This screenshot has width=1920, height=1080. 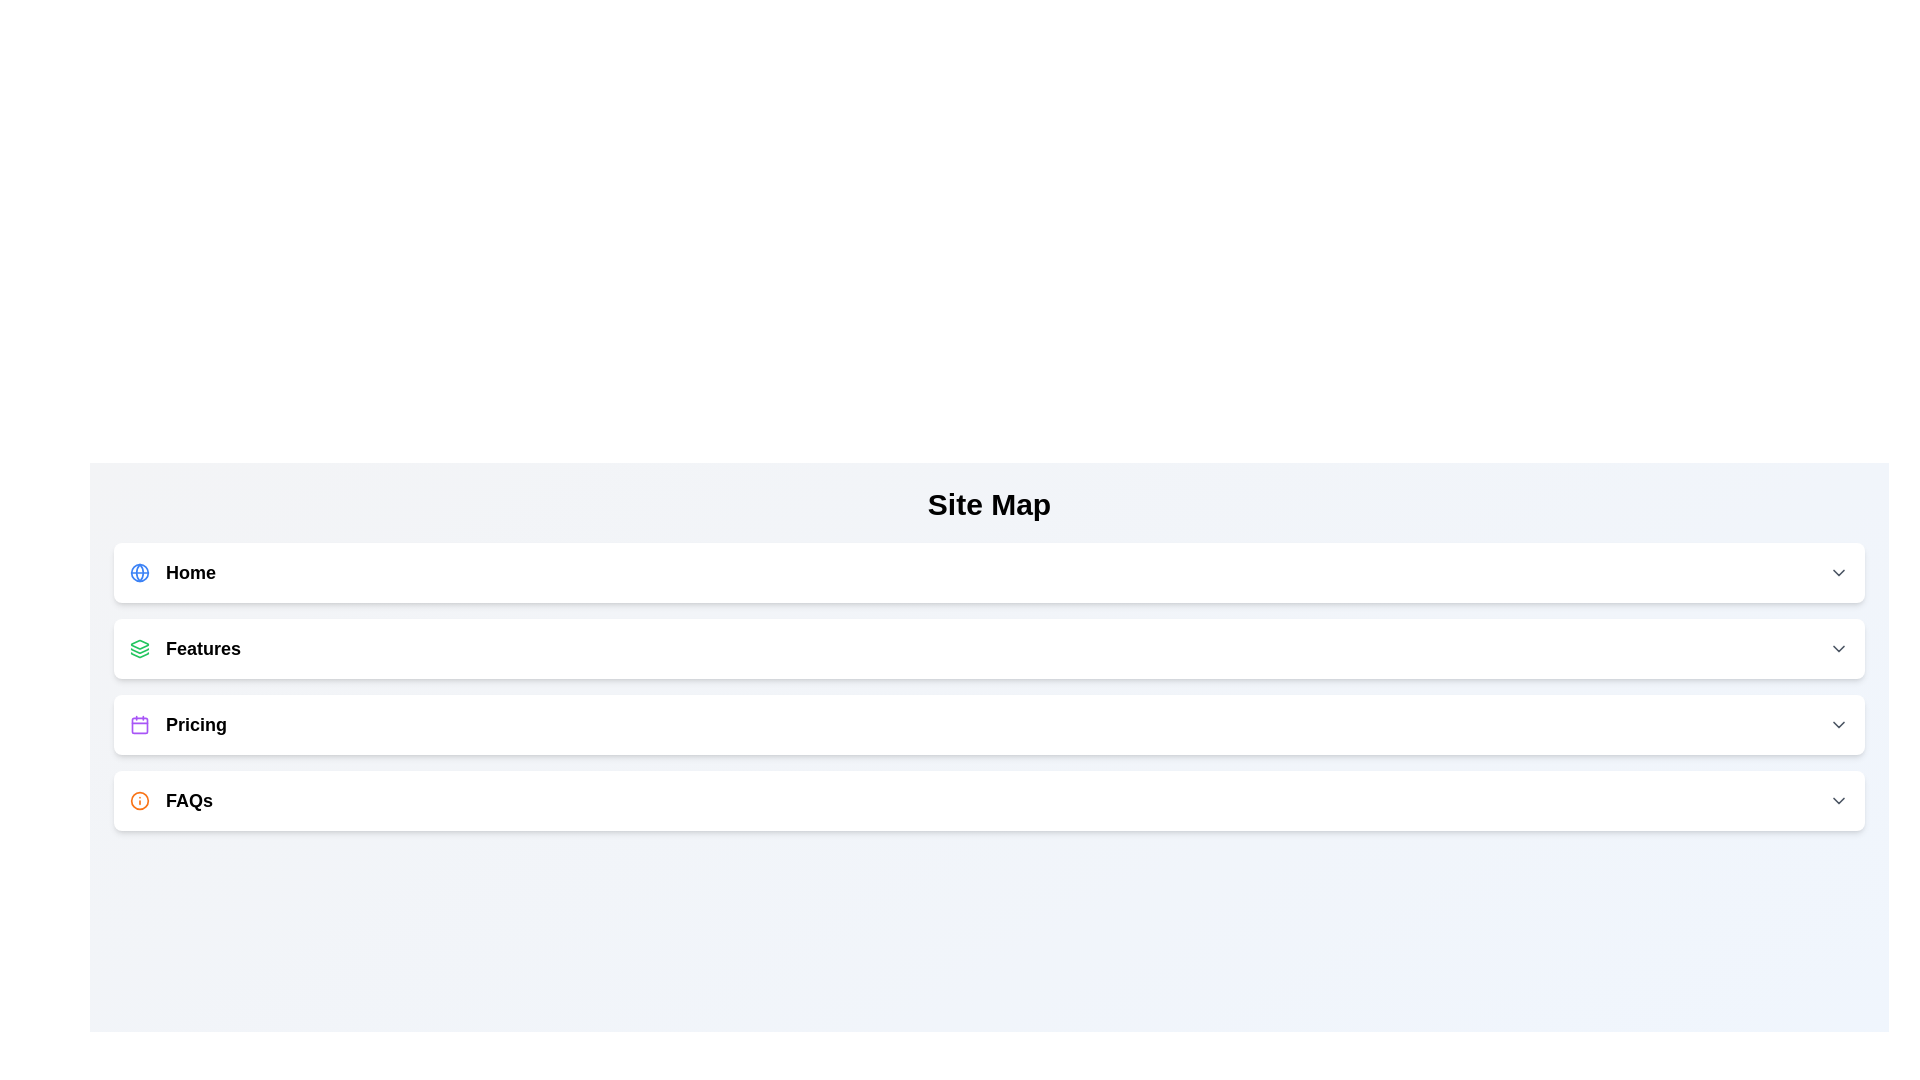 What do you see at coordinates (178, 725) in the screenshot?
I see `the 'Pricing' button-like text with a calendar icon, which is the third item in the vertical list of options, located between 'Features' and 'FAQs'` at bounding box center [178, 725].